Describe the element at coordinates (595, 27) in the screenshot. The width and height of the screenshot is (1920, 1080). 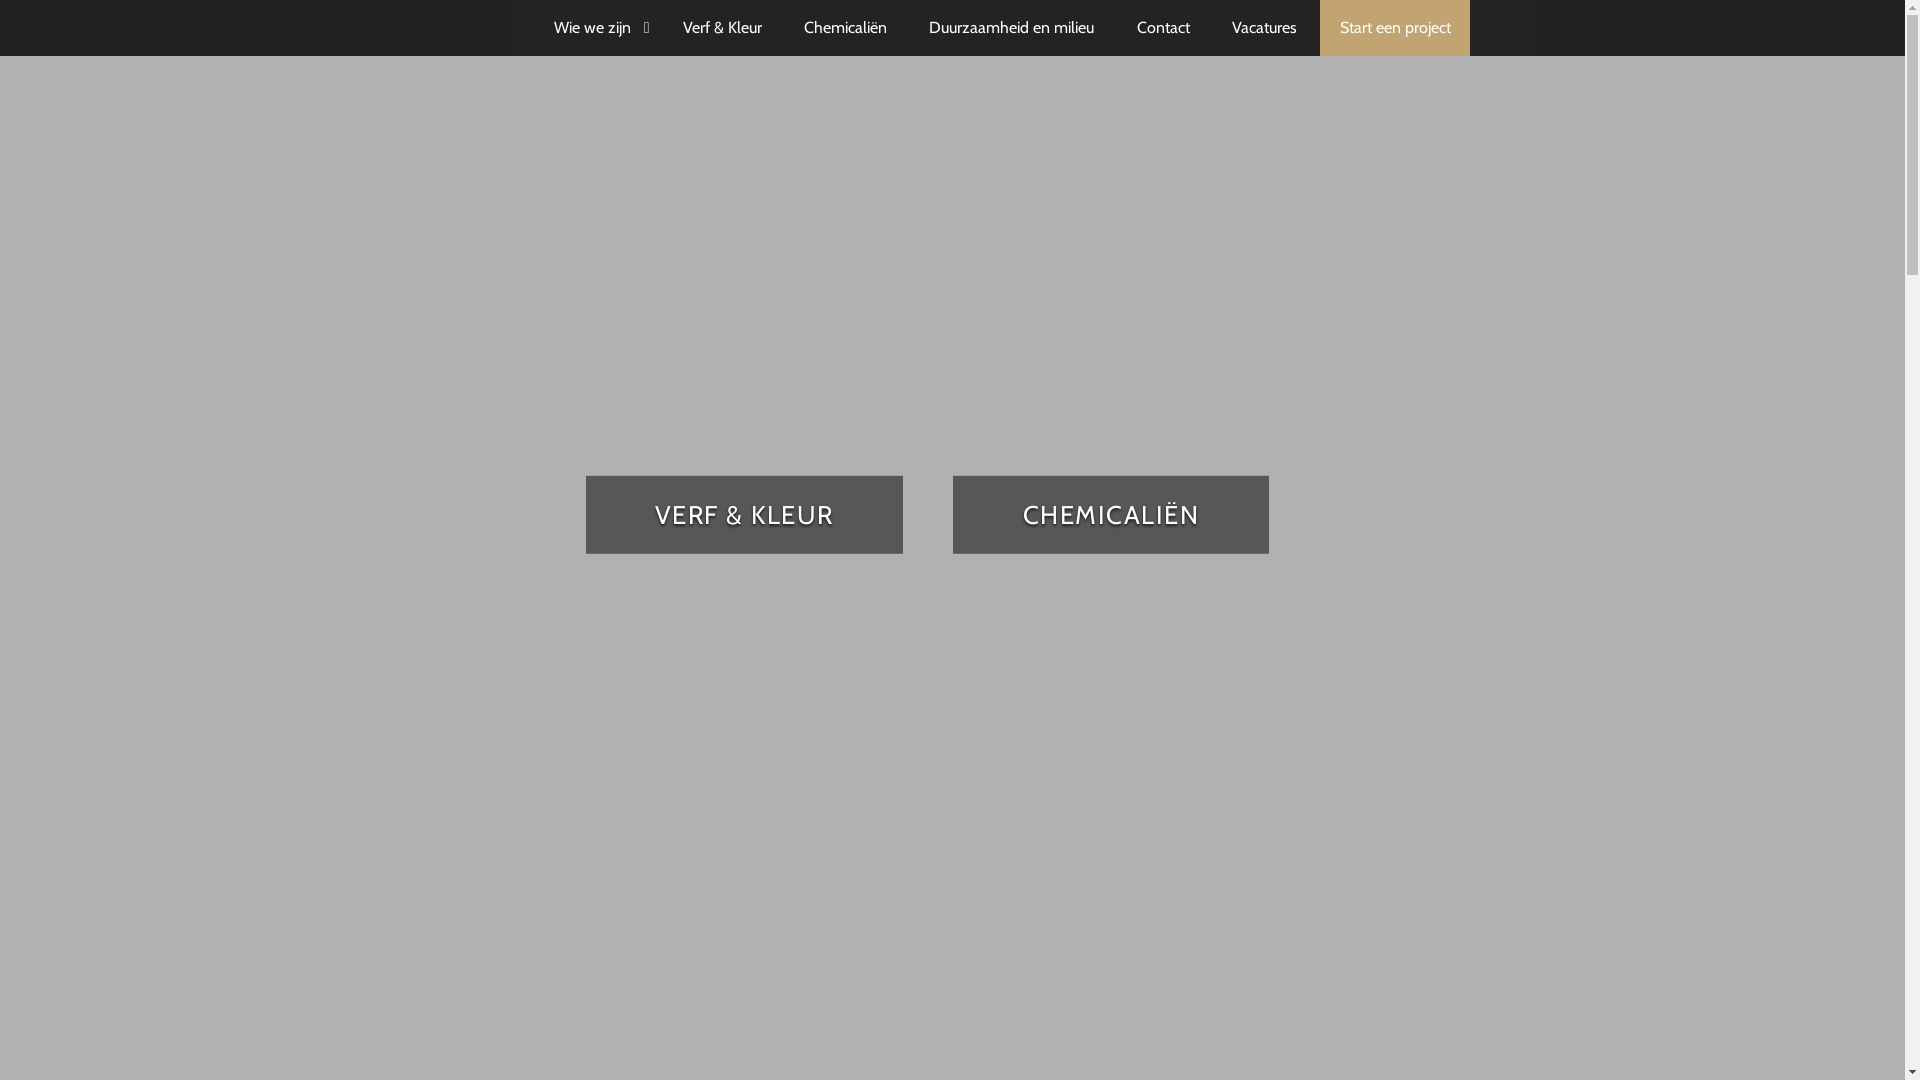
I see `'Wie we zijn'` at that location.